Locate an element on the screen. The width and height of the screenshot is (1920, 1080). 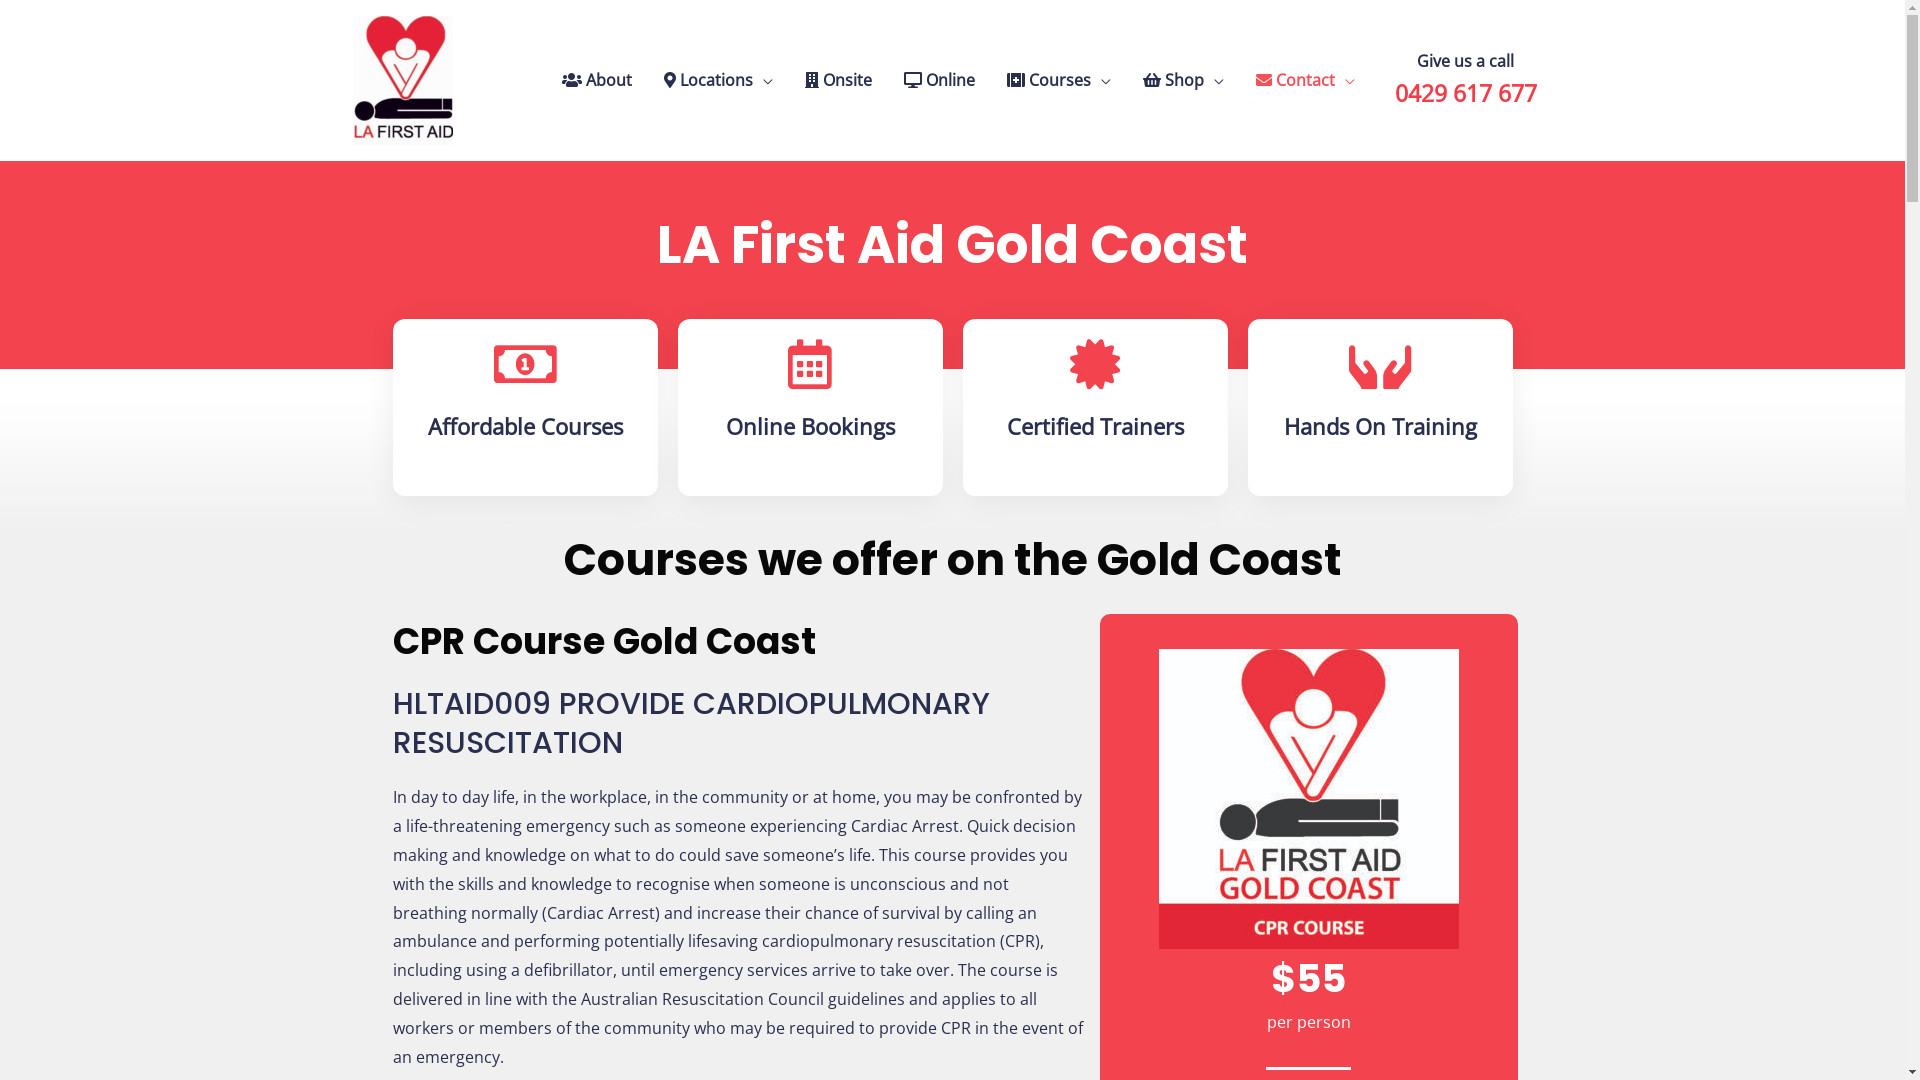
'Courses' is located at coordinates (1056, 79).